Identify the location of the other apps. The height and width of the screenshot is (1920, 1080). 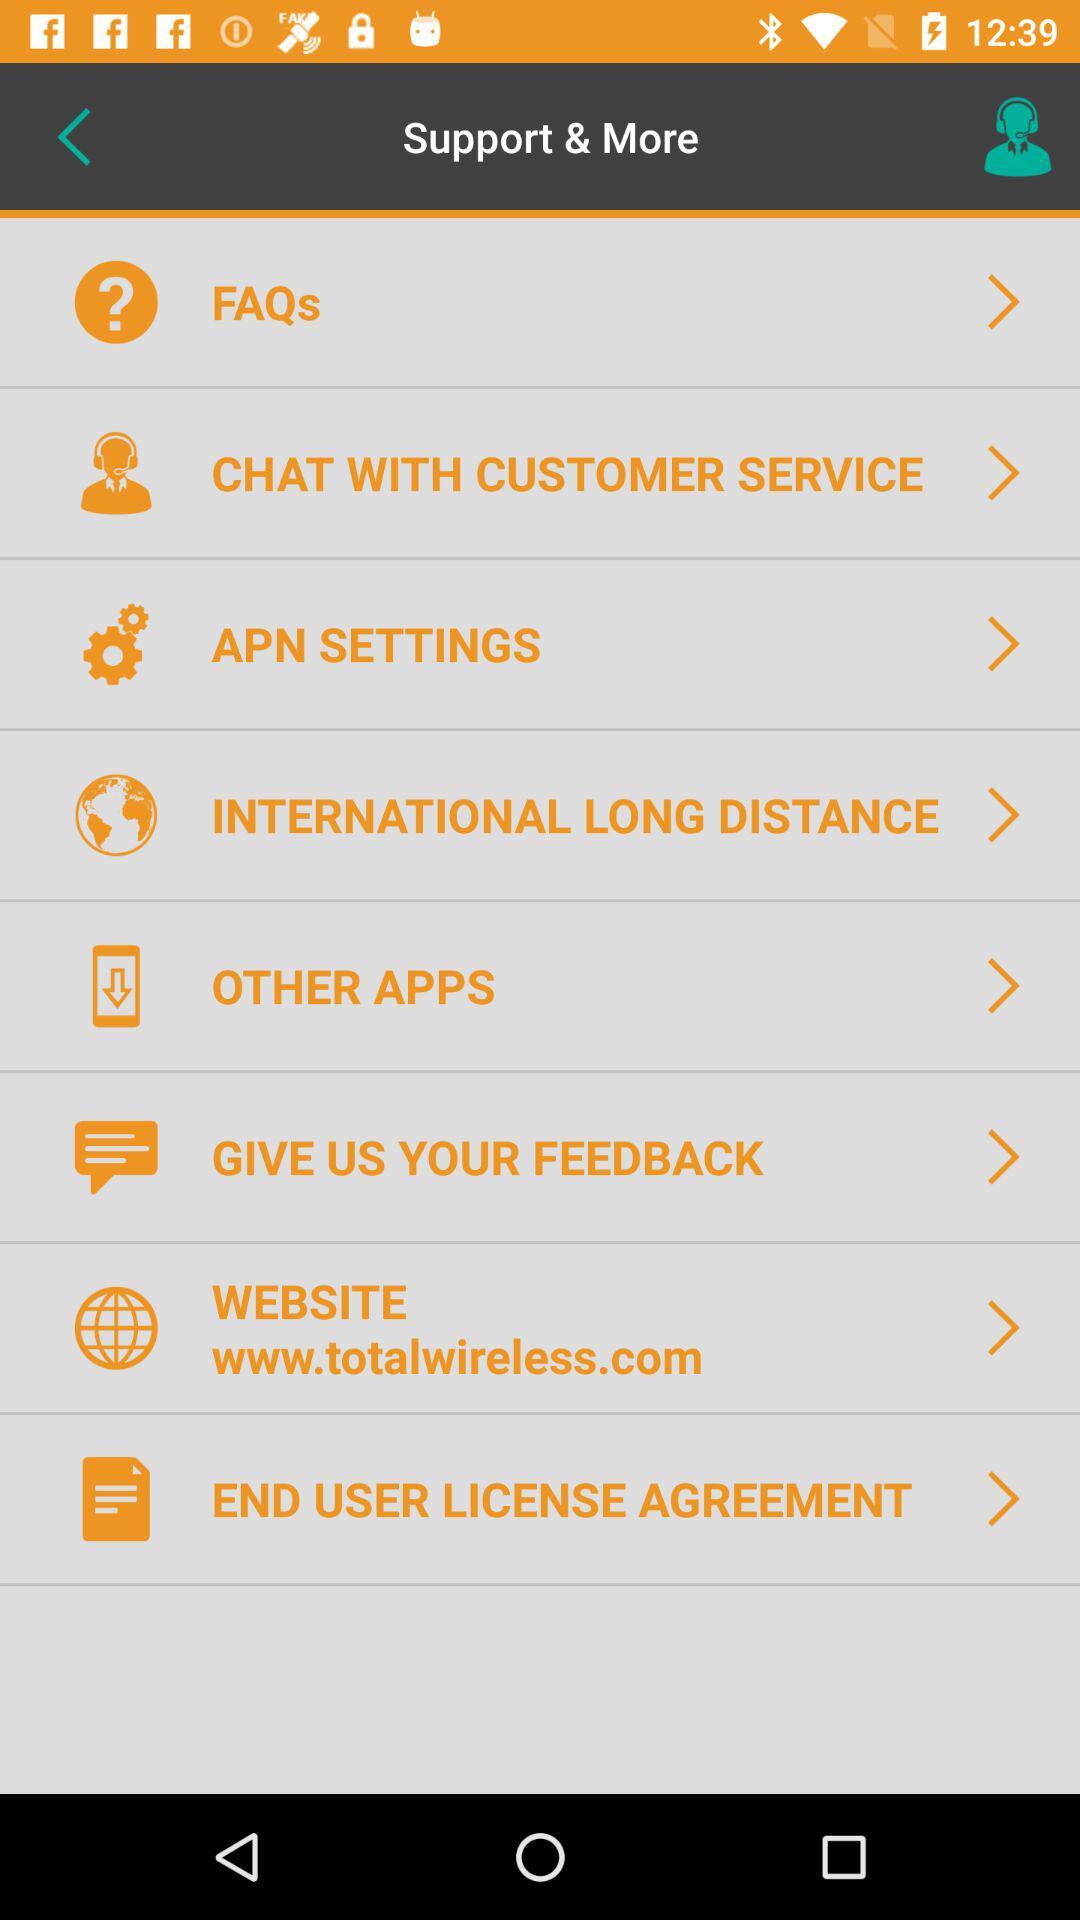
(366, 985).